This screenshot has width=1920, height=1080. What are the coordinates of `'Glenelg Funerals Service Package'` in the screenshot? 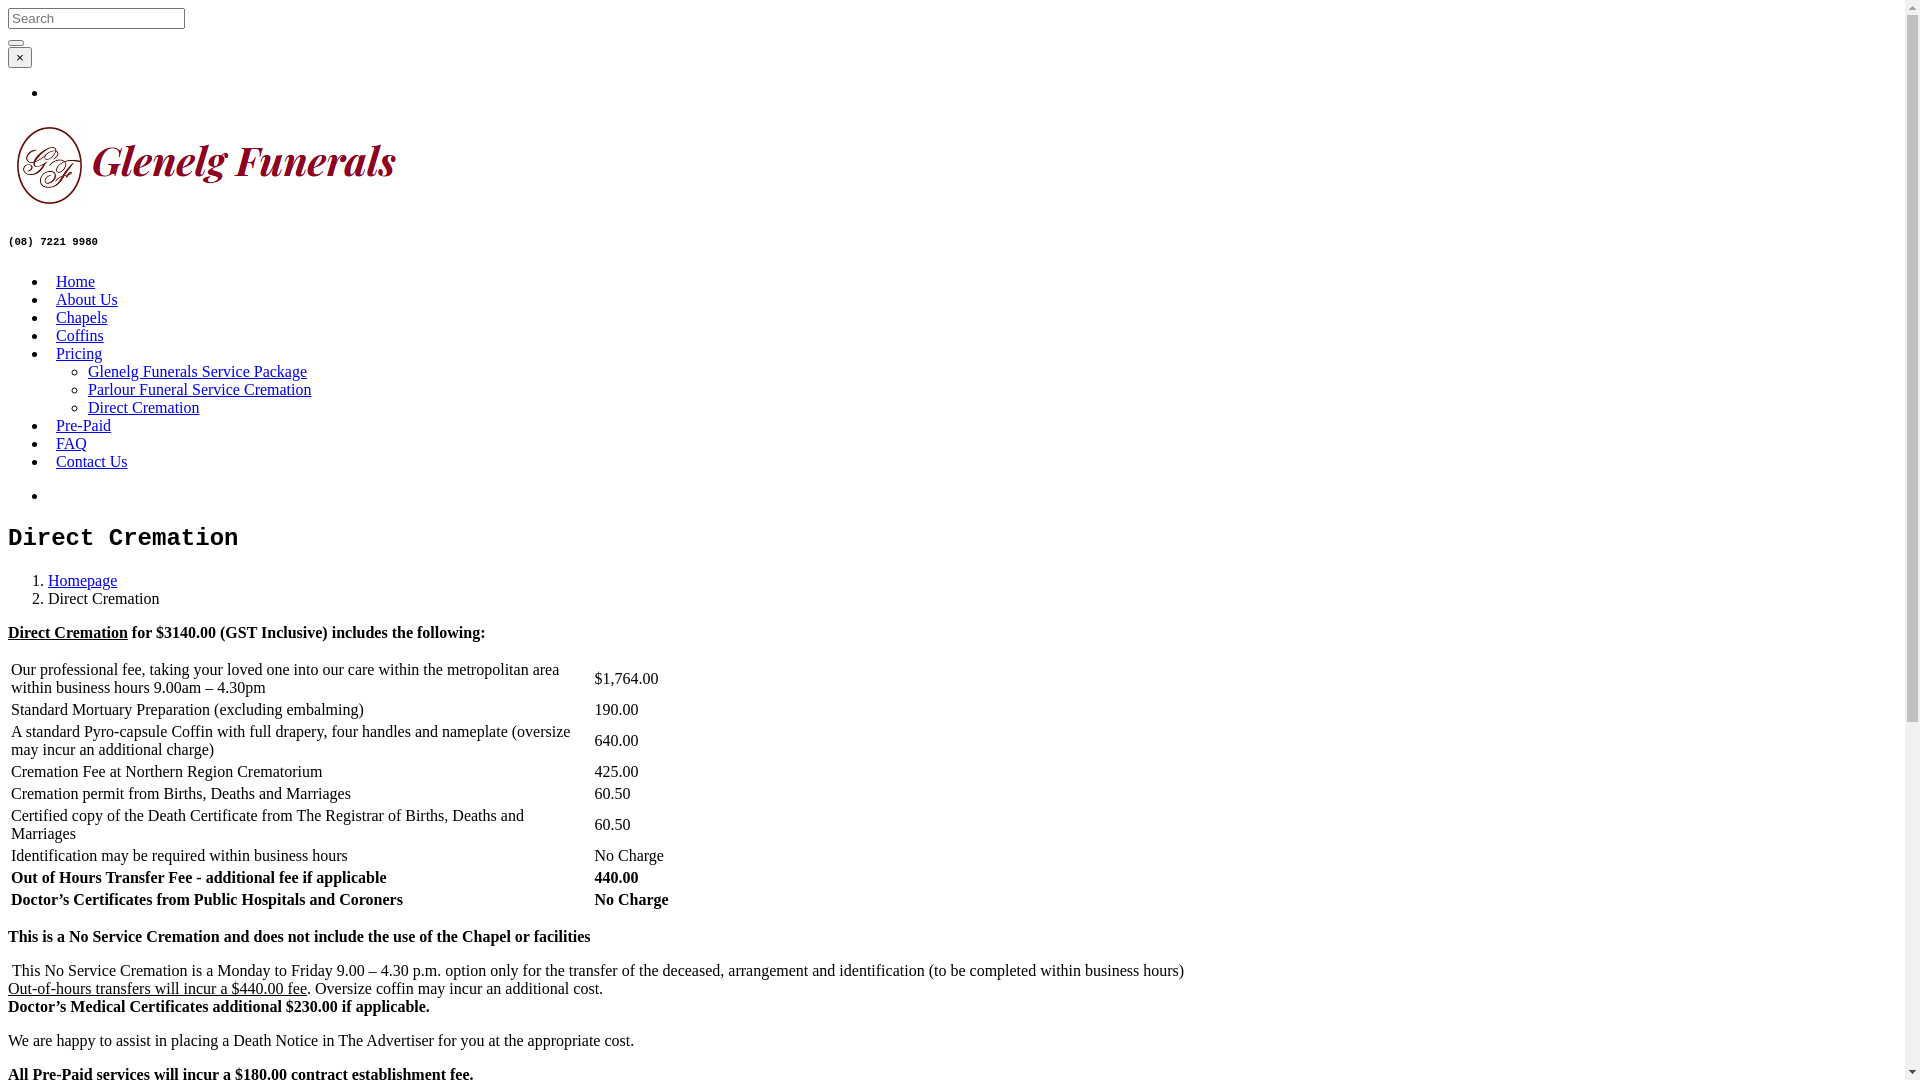 It's located at (197, 371).